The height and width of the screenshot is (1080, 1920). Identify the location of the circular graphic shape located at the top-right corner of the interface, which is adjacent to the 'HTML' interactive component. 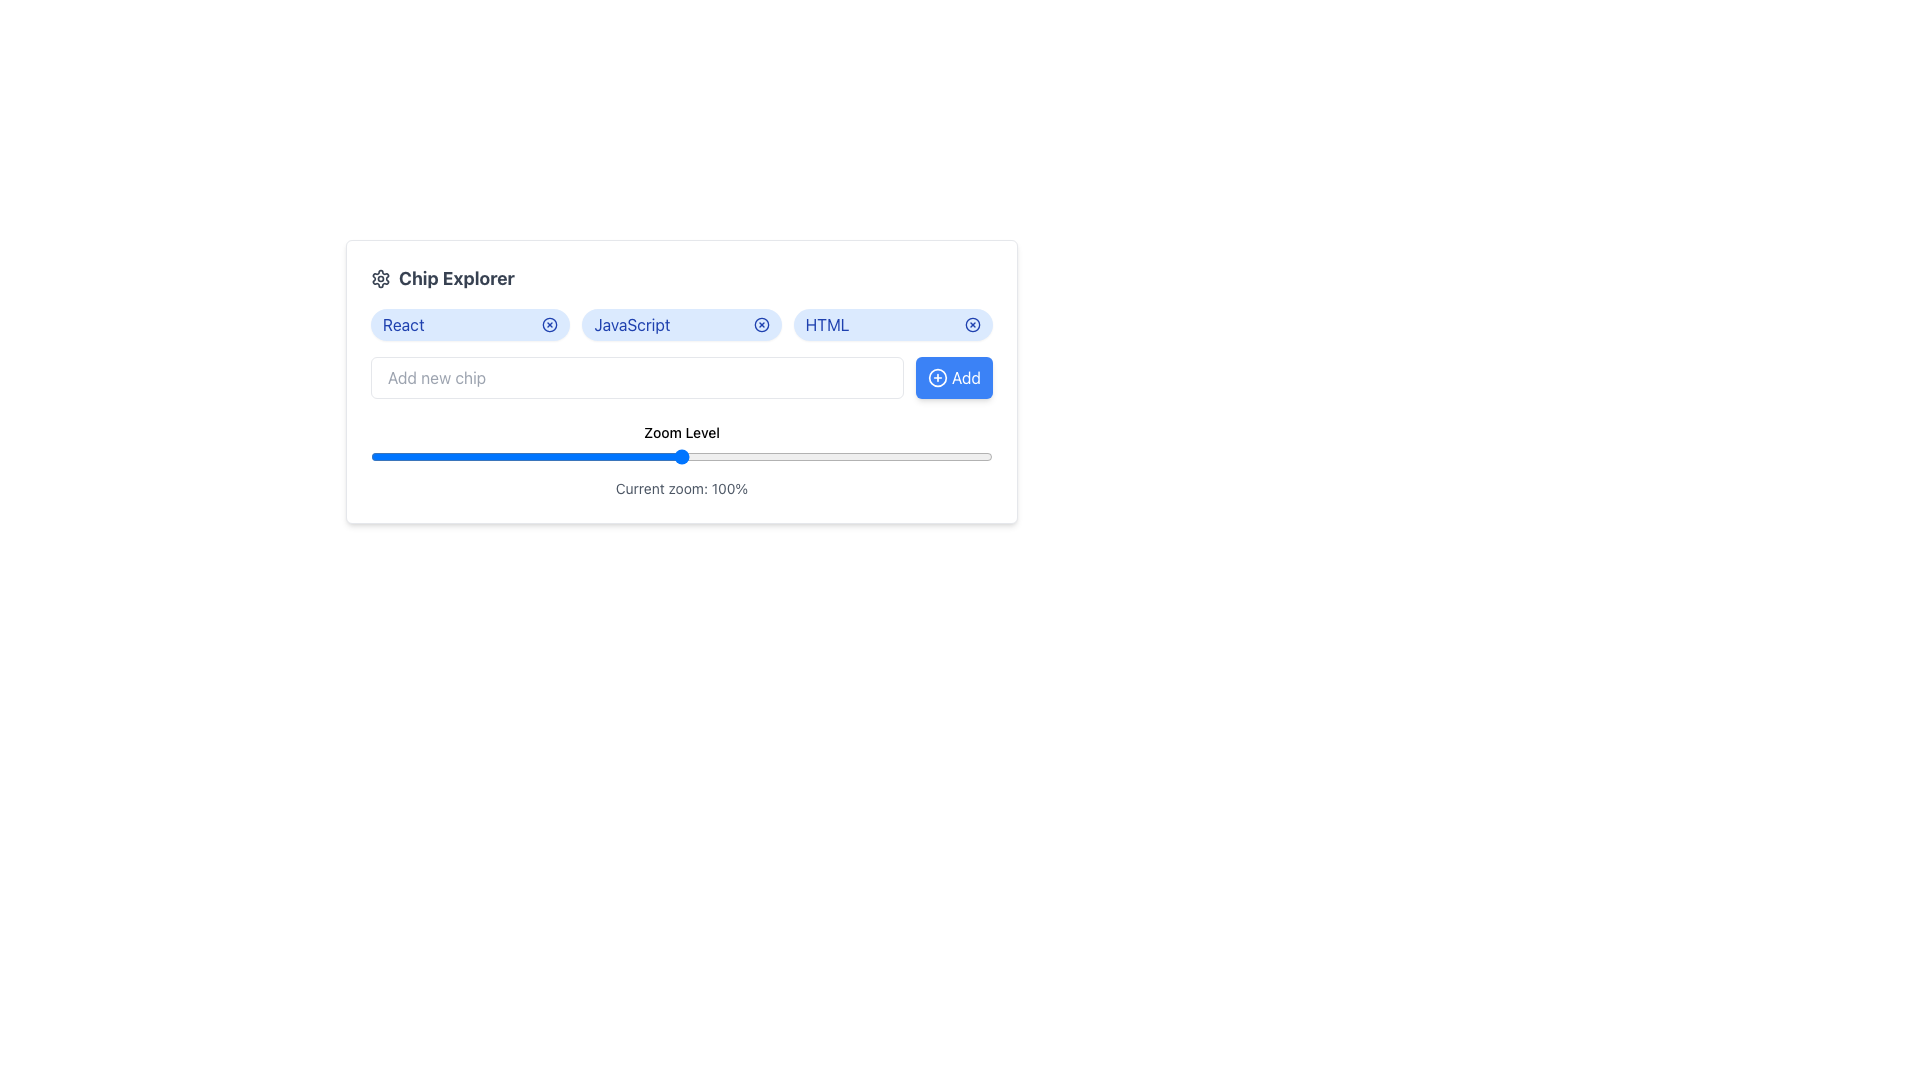
(973, 323).